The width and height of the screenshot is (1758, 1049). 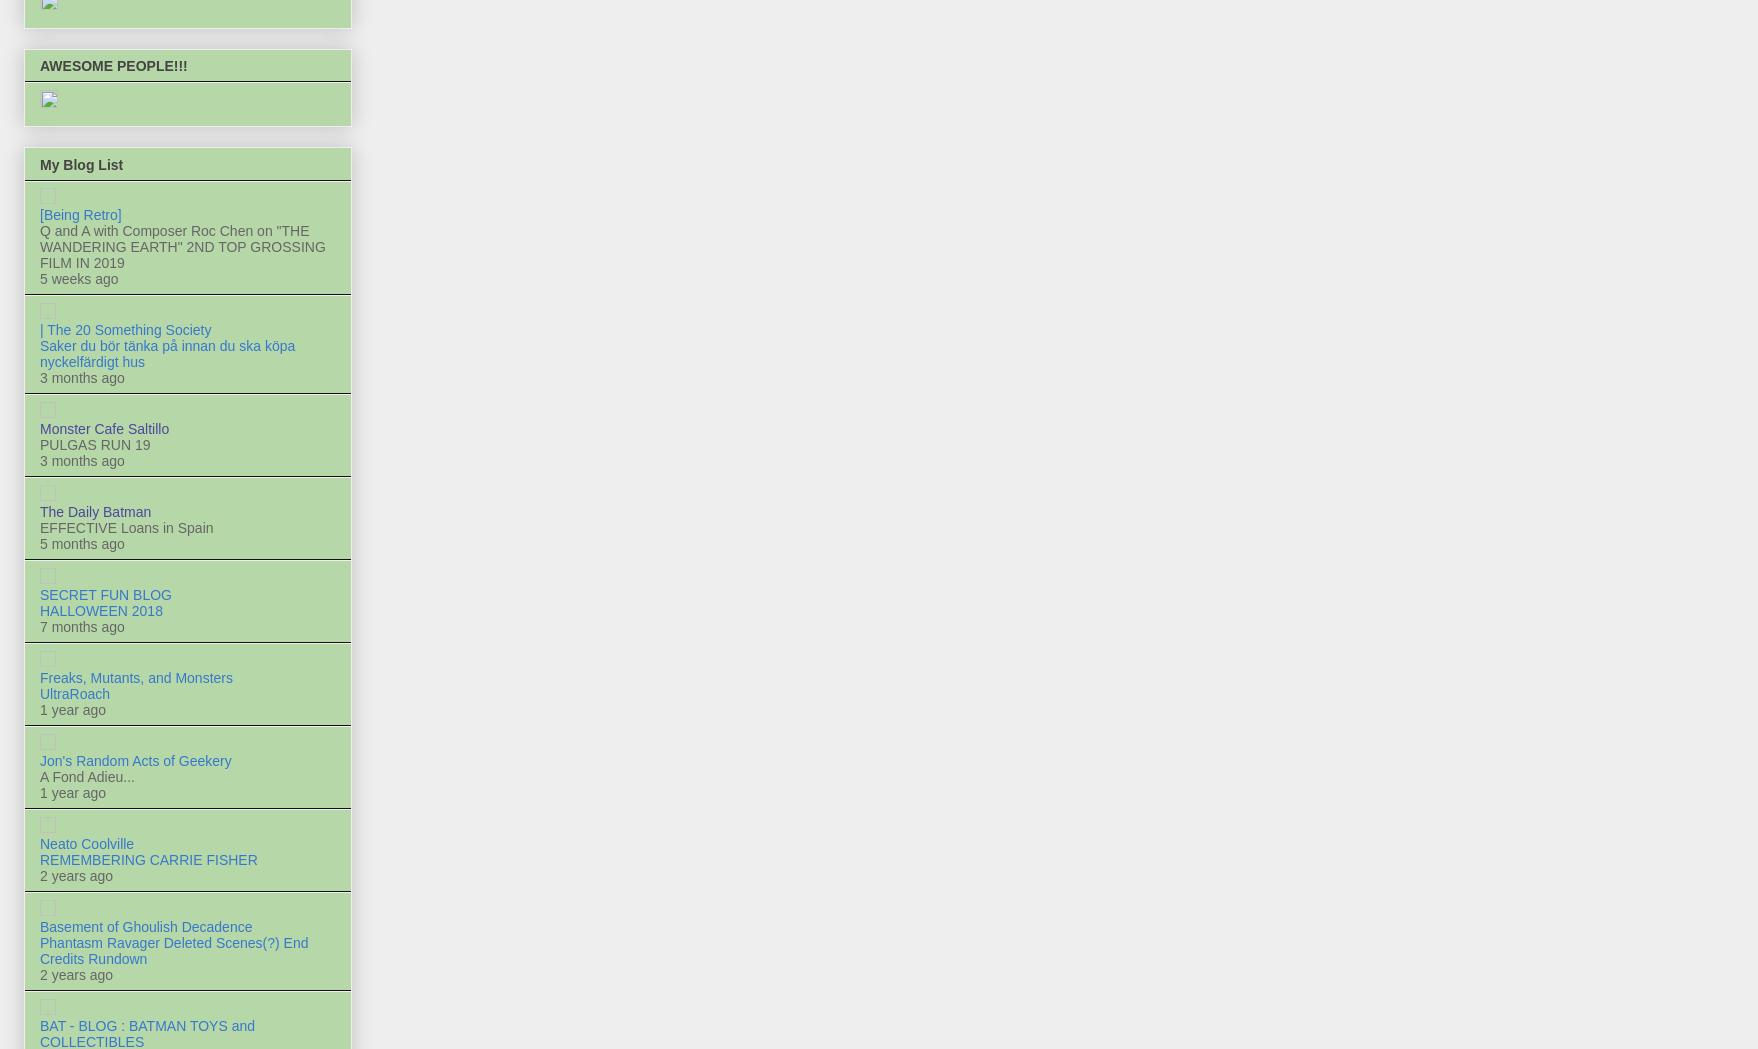 I want to click on 'Freaks, Mutants, and Monsters', so click(x=136, y=676).